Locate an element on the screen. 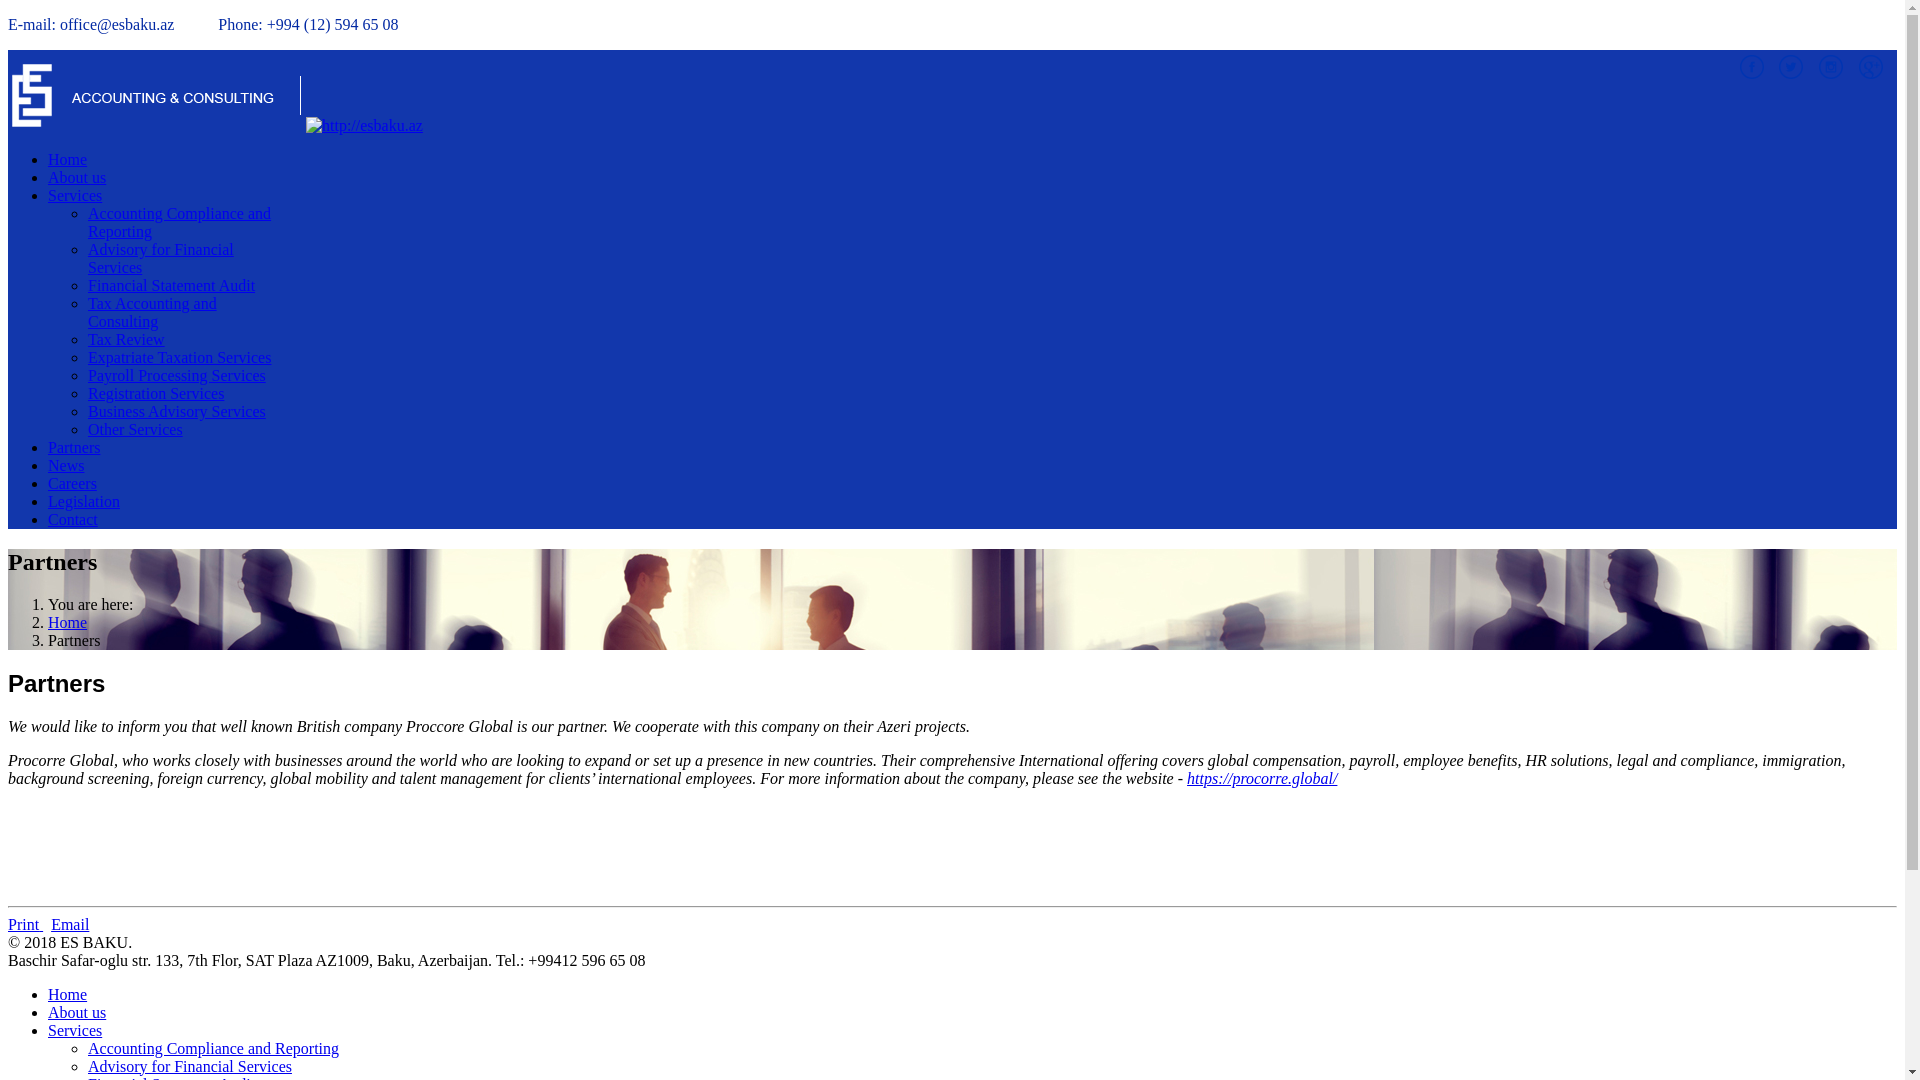 The image size is (1920, 1080). 'Contact' is located at coordinates (72, 518).